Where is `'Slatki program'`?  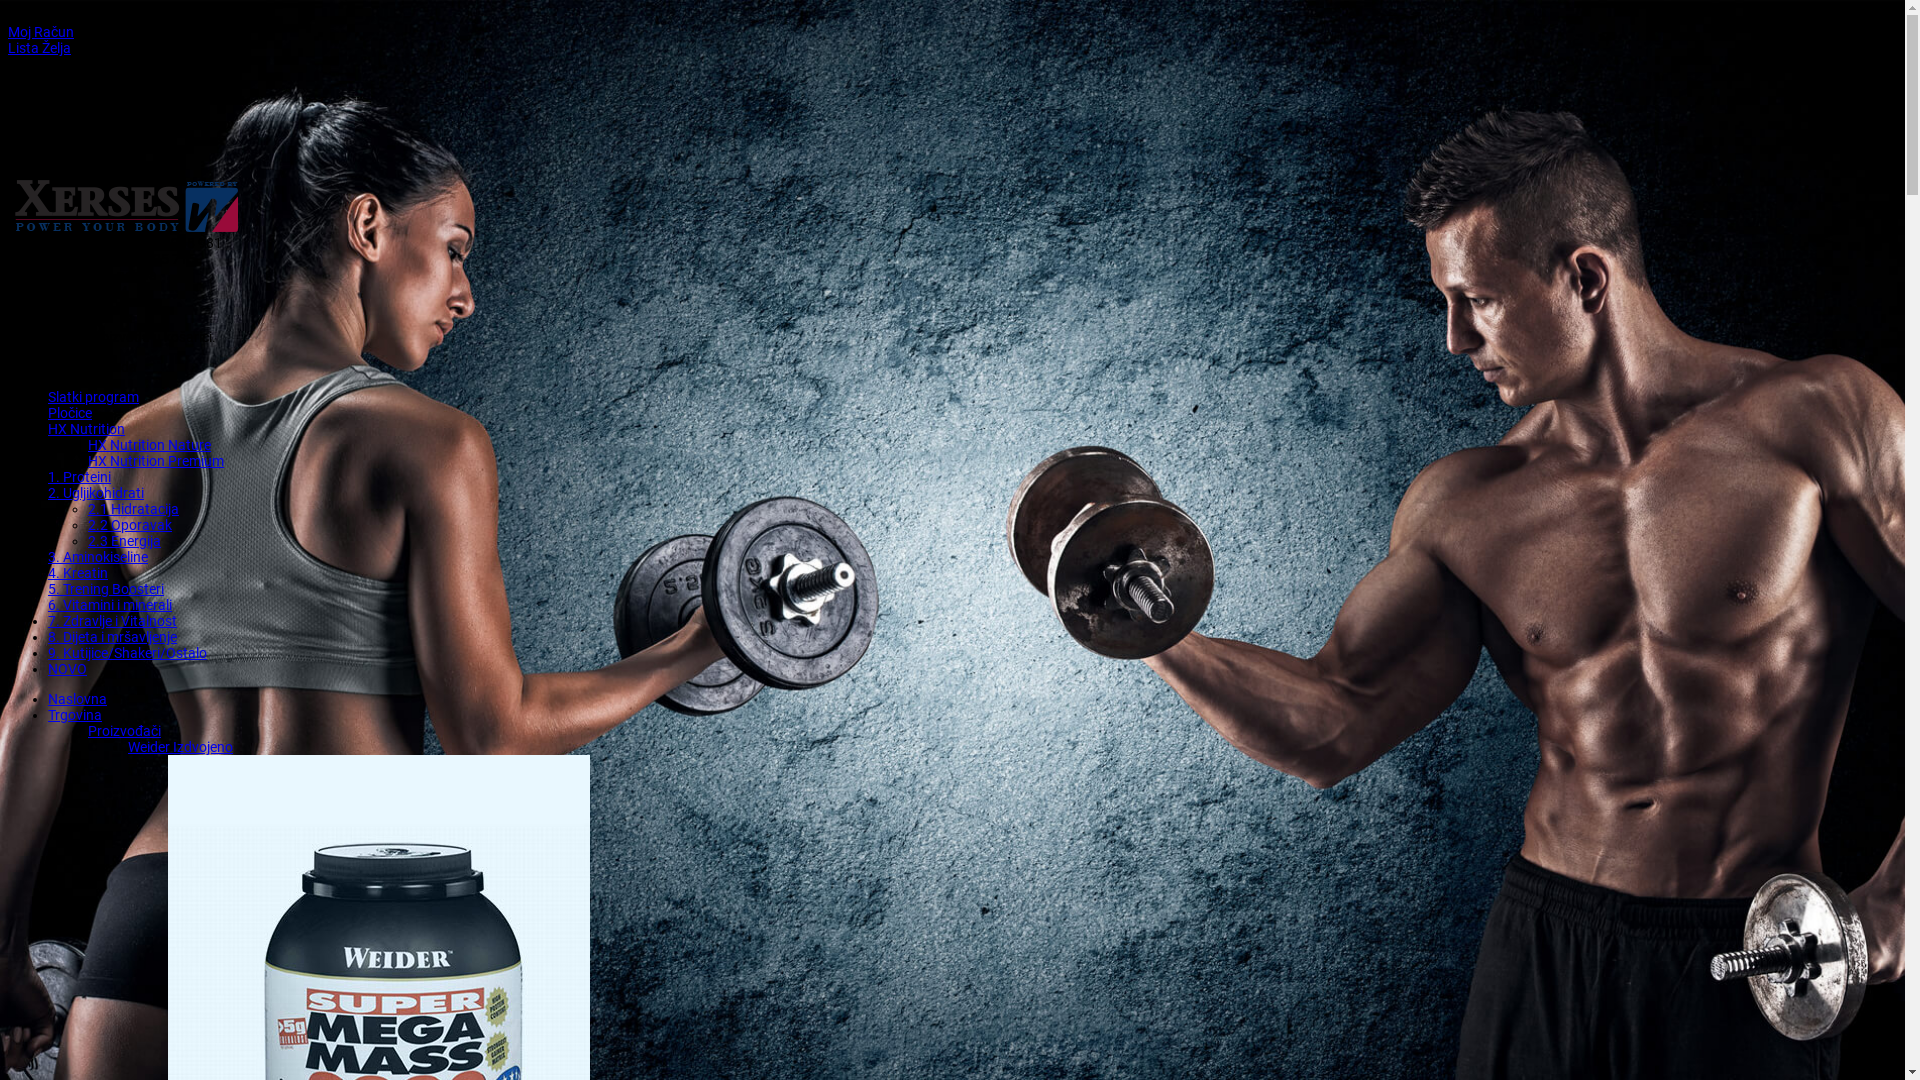 'Slatki program' is located at coordinates (48, 397).